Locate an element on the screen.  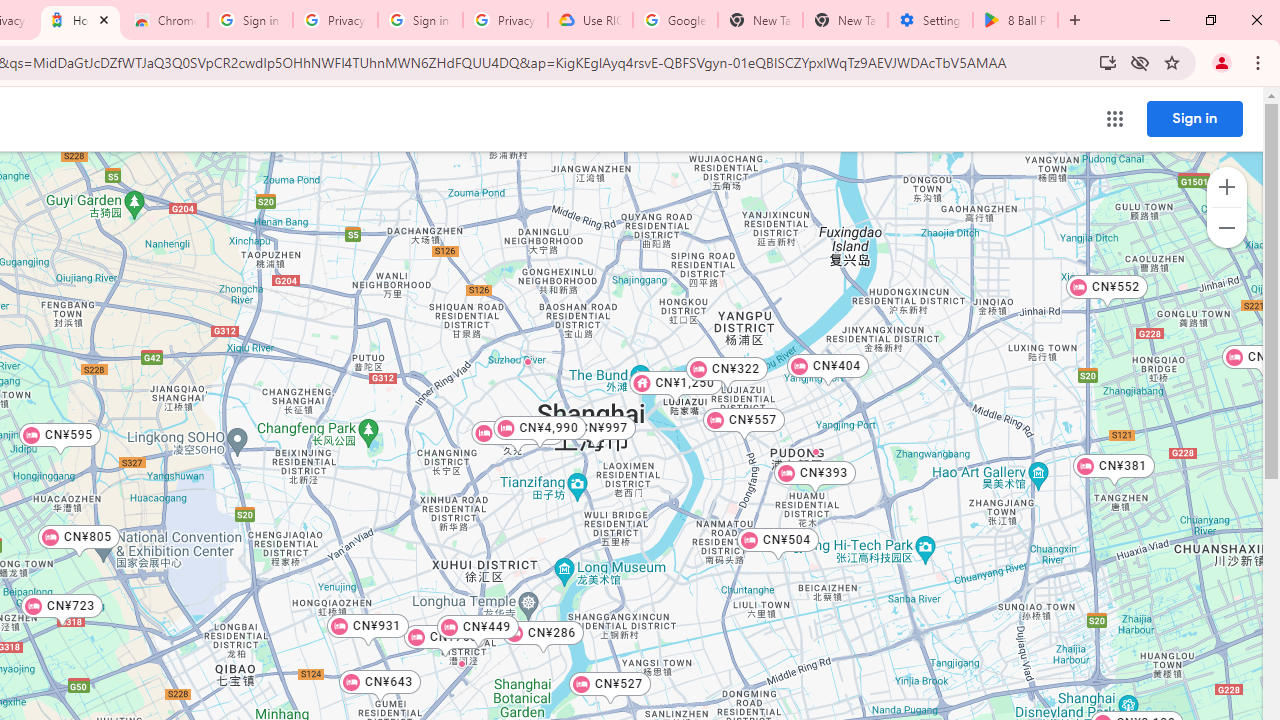
'Zoom in map' is located at coordinates (1225, 187).